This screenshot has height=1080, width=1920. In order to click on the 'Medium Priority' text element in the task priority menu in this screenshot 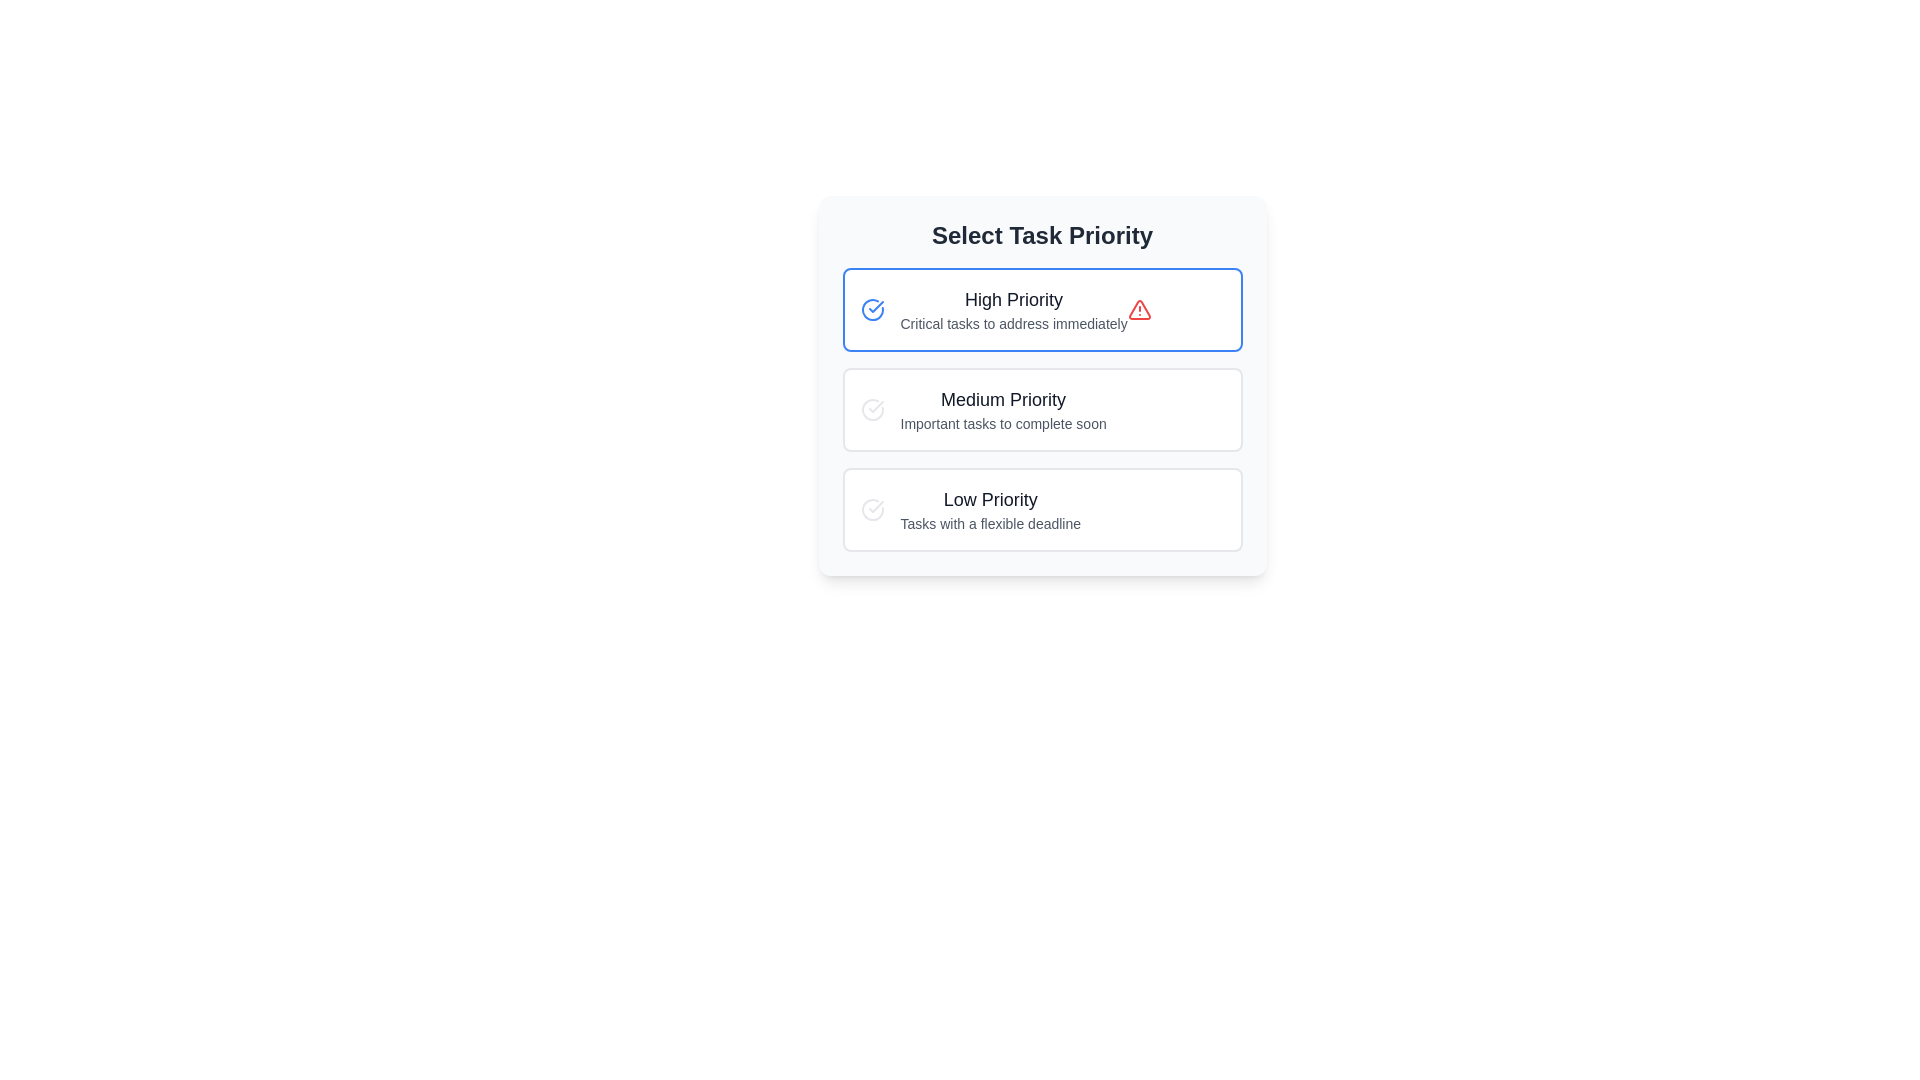, I will do `click(1003, 408)`.